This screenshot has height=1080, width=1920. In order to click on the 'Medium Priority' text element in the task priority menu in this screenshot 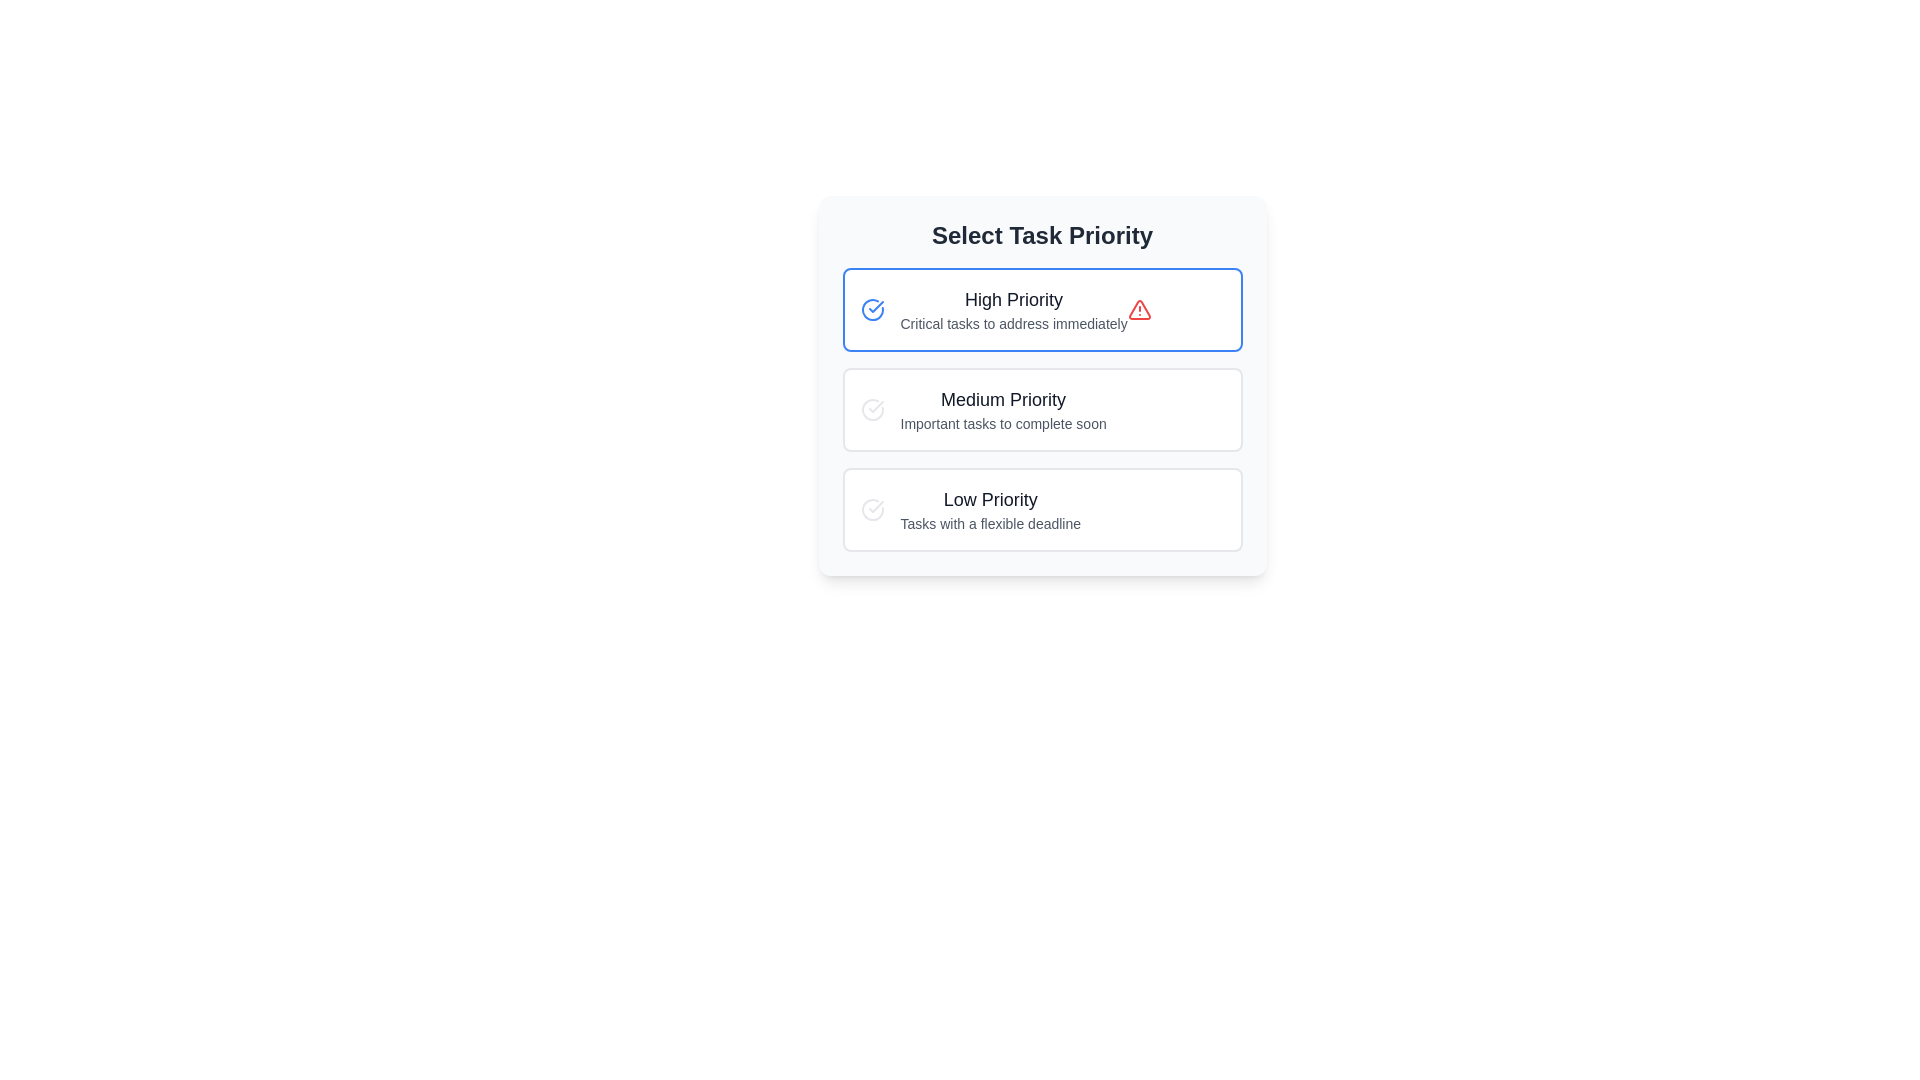, I will do `click(1003, 408)`.